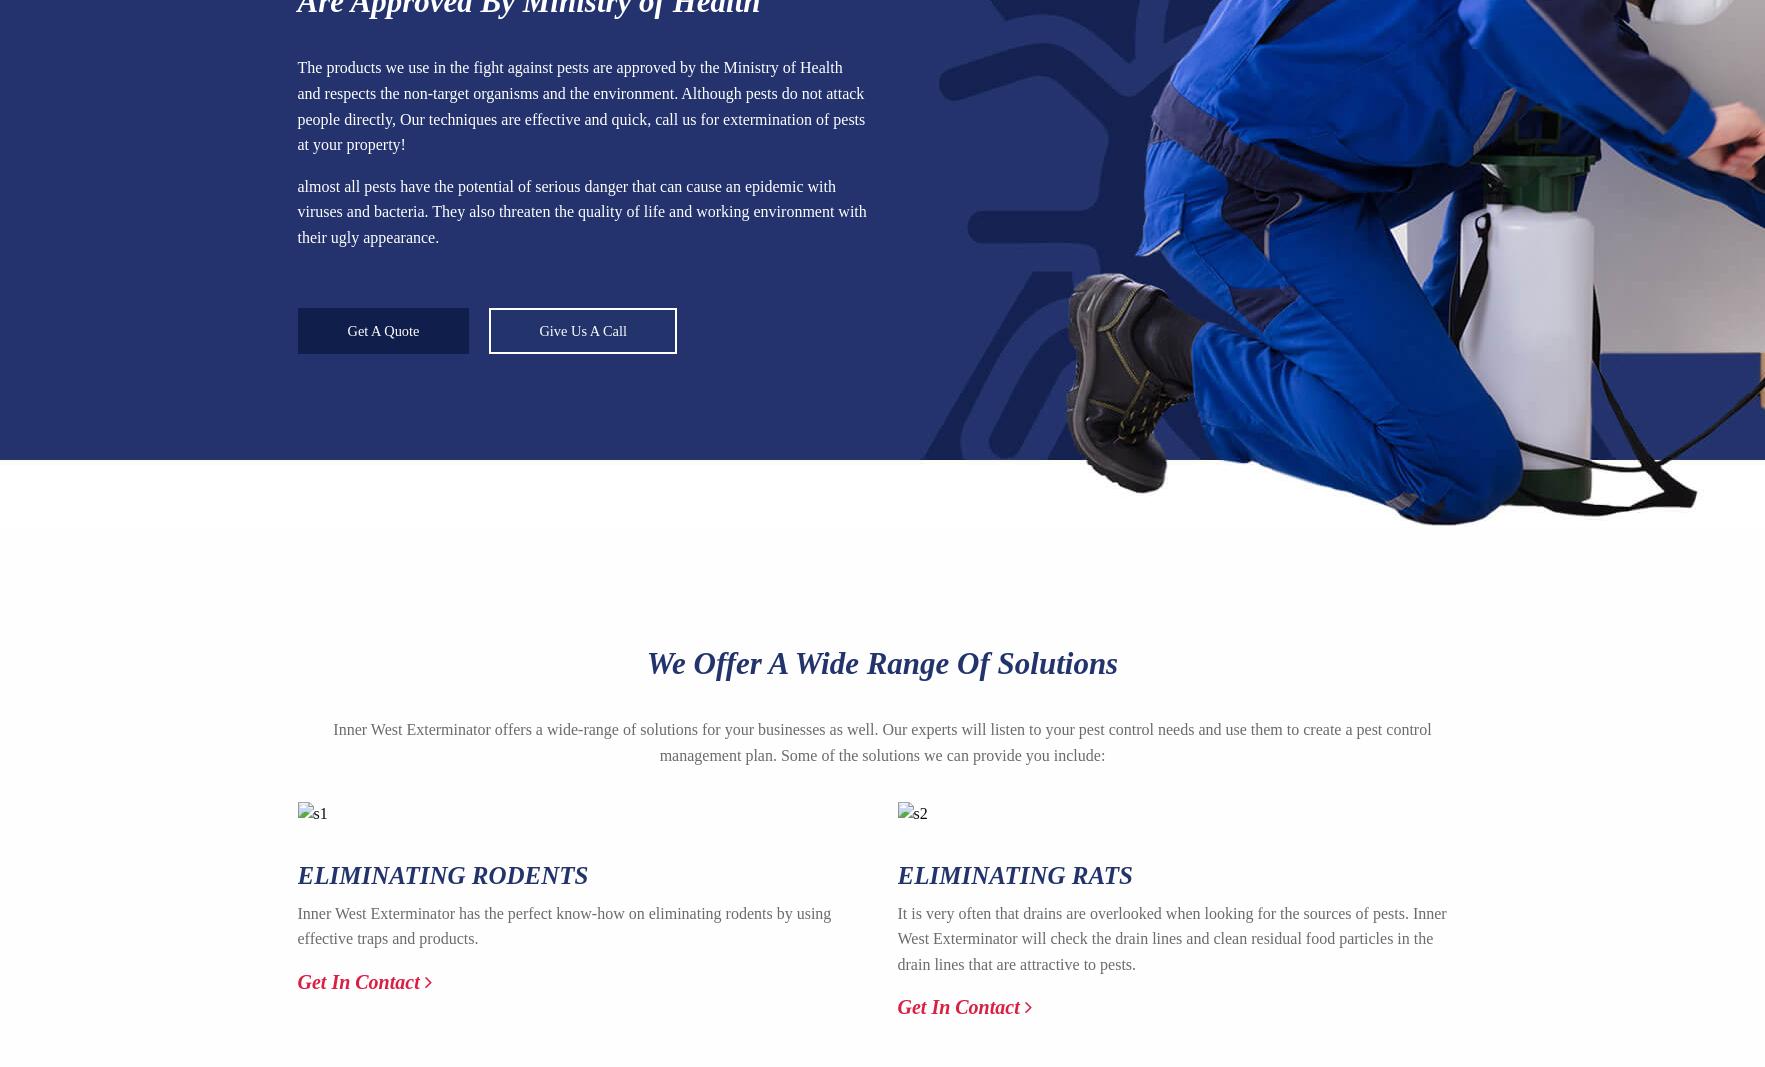  Describe the element at coordinates (296, 873) in the screenshot. I see `'Eliminating Rodents'` at that location.